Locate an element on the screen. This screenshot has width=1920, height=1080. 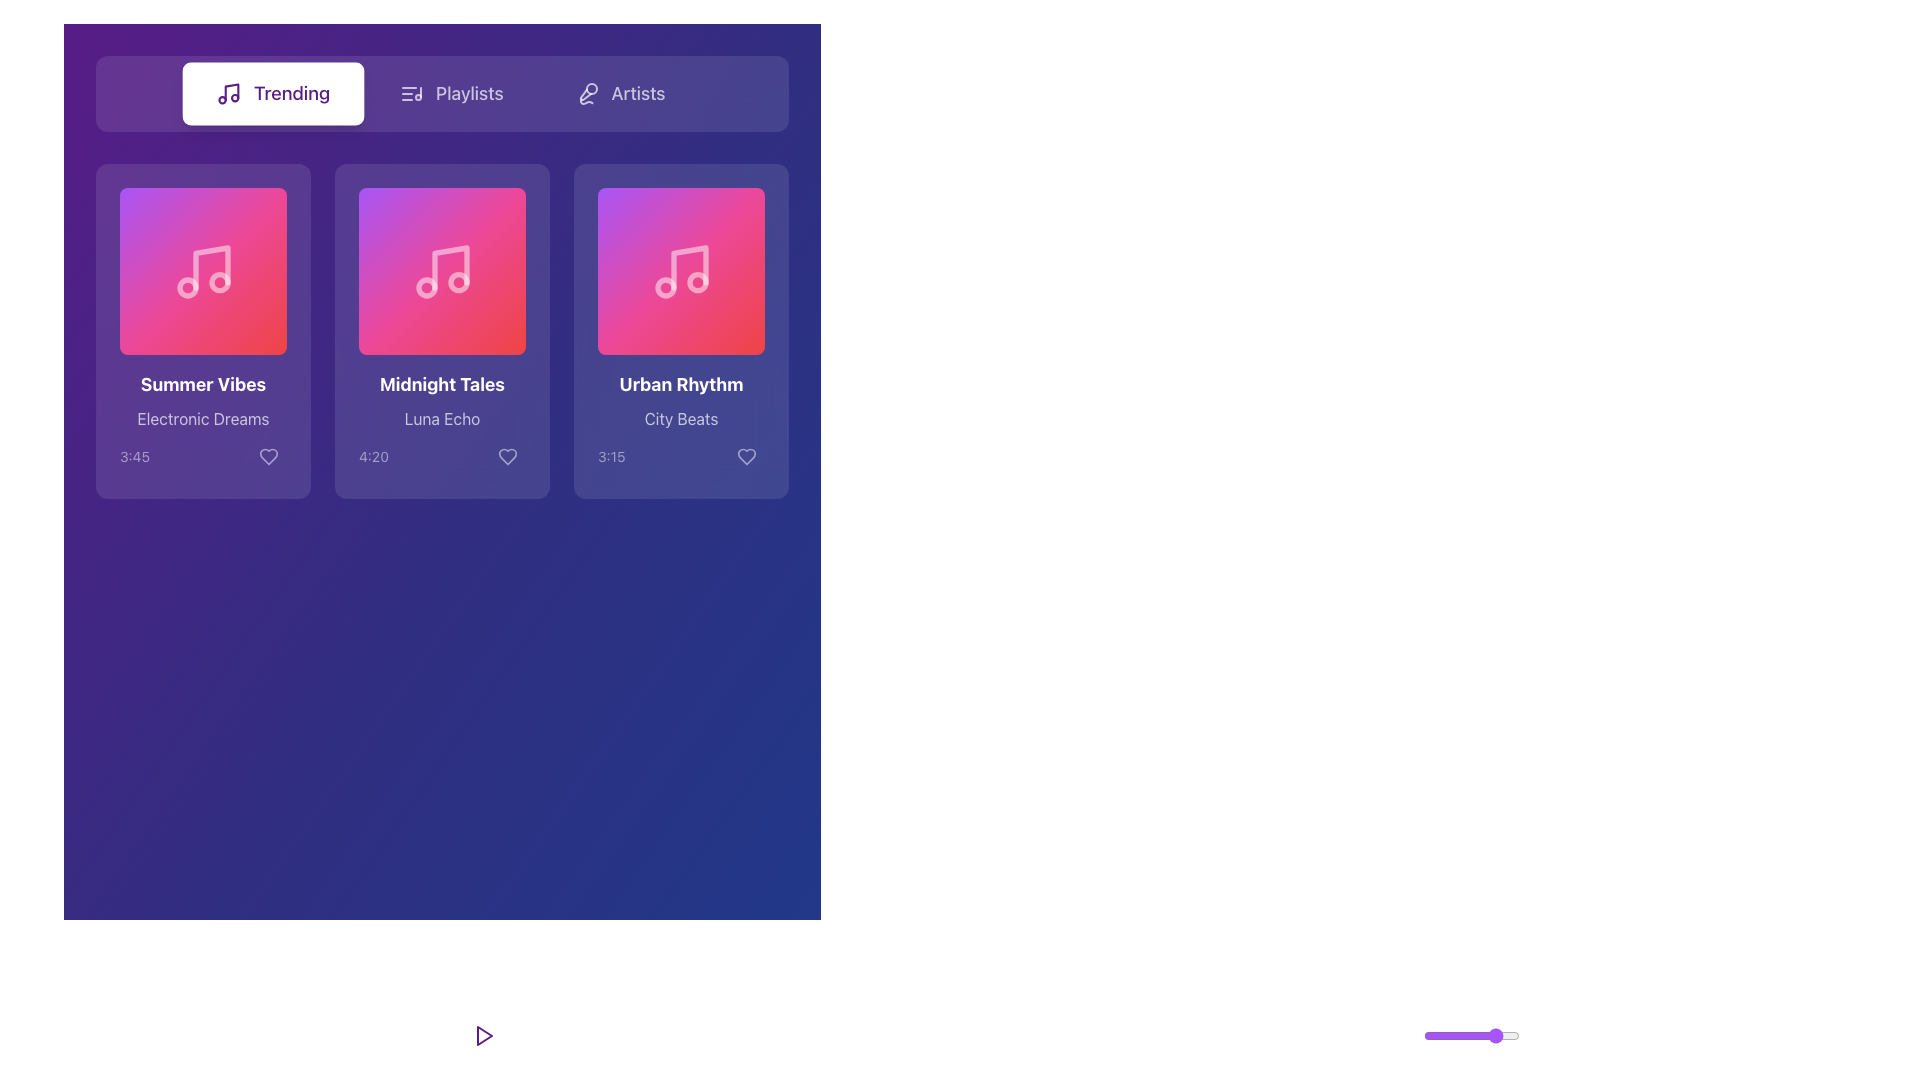
the slider is located at coordinates (1495, 1035).